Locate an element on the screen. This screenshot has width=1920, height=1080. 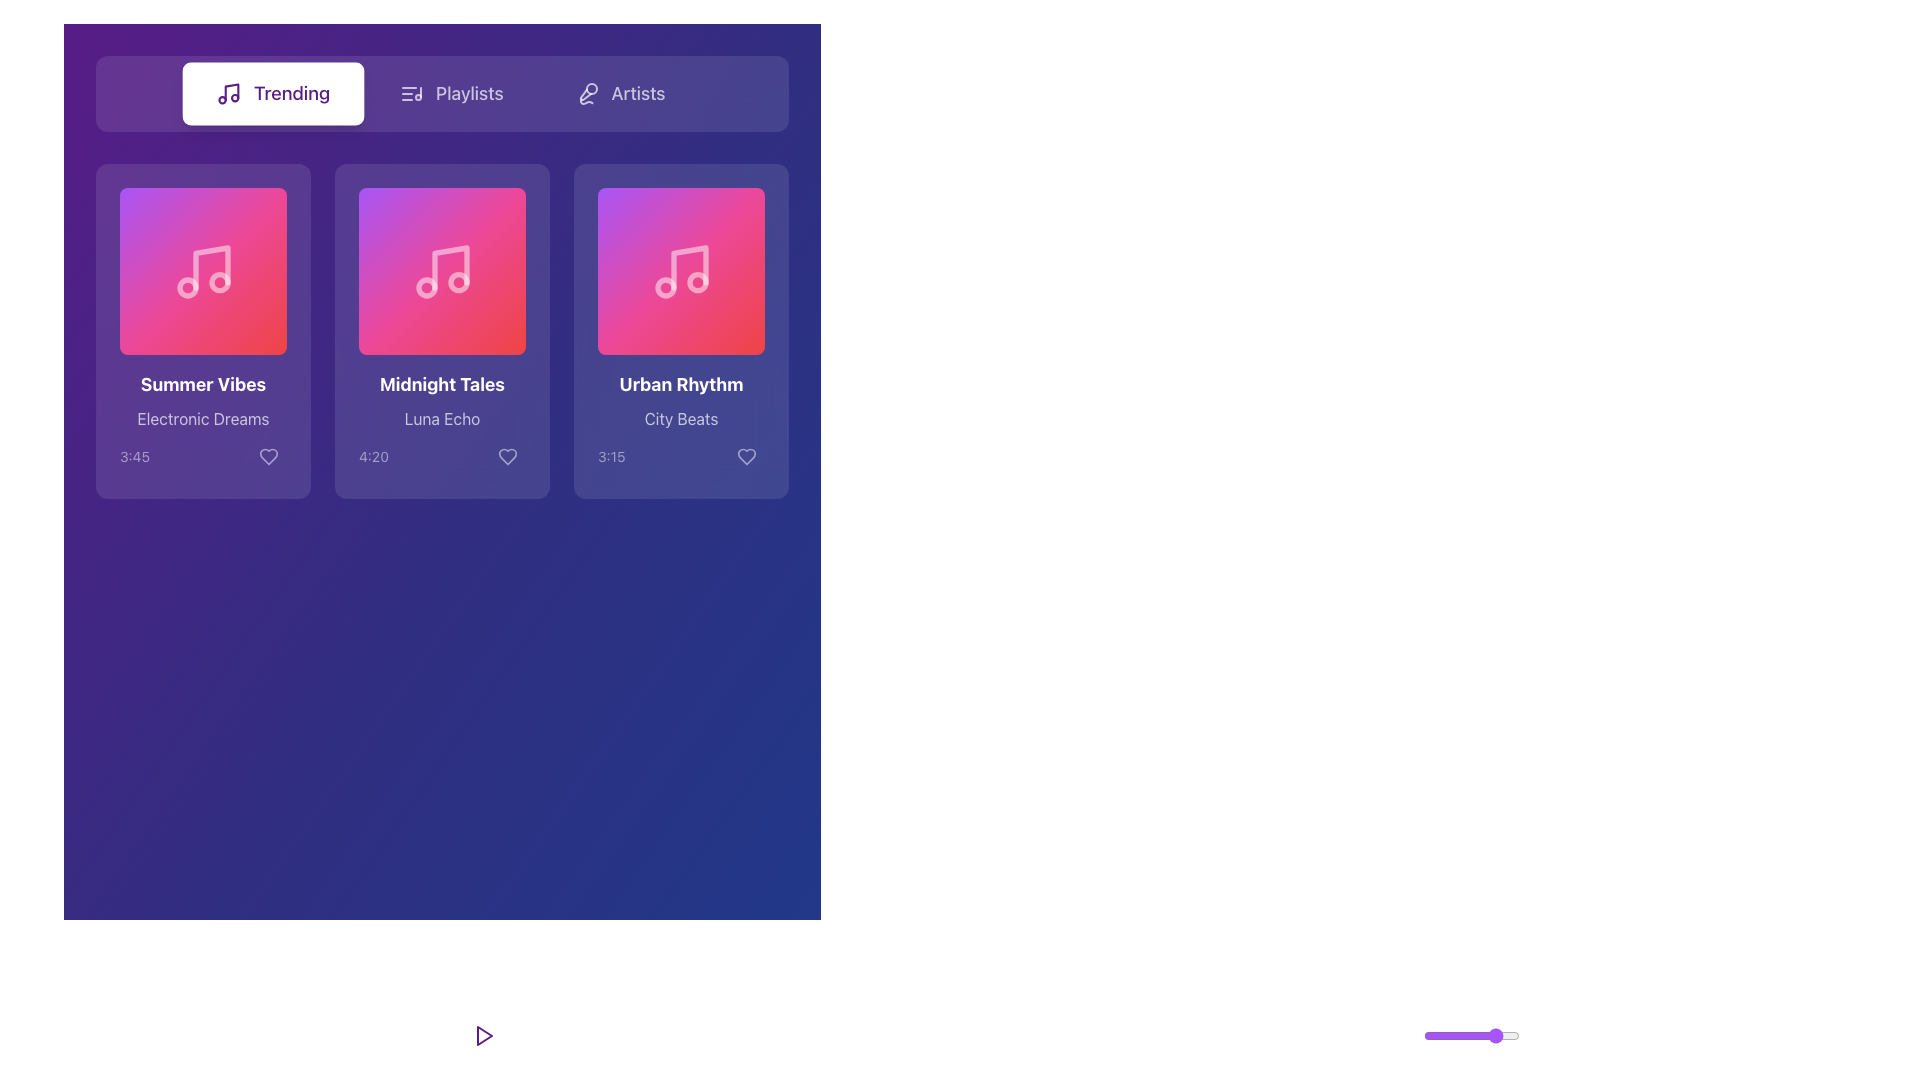
the slider is located at coordinates (1495, 1035).